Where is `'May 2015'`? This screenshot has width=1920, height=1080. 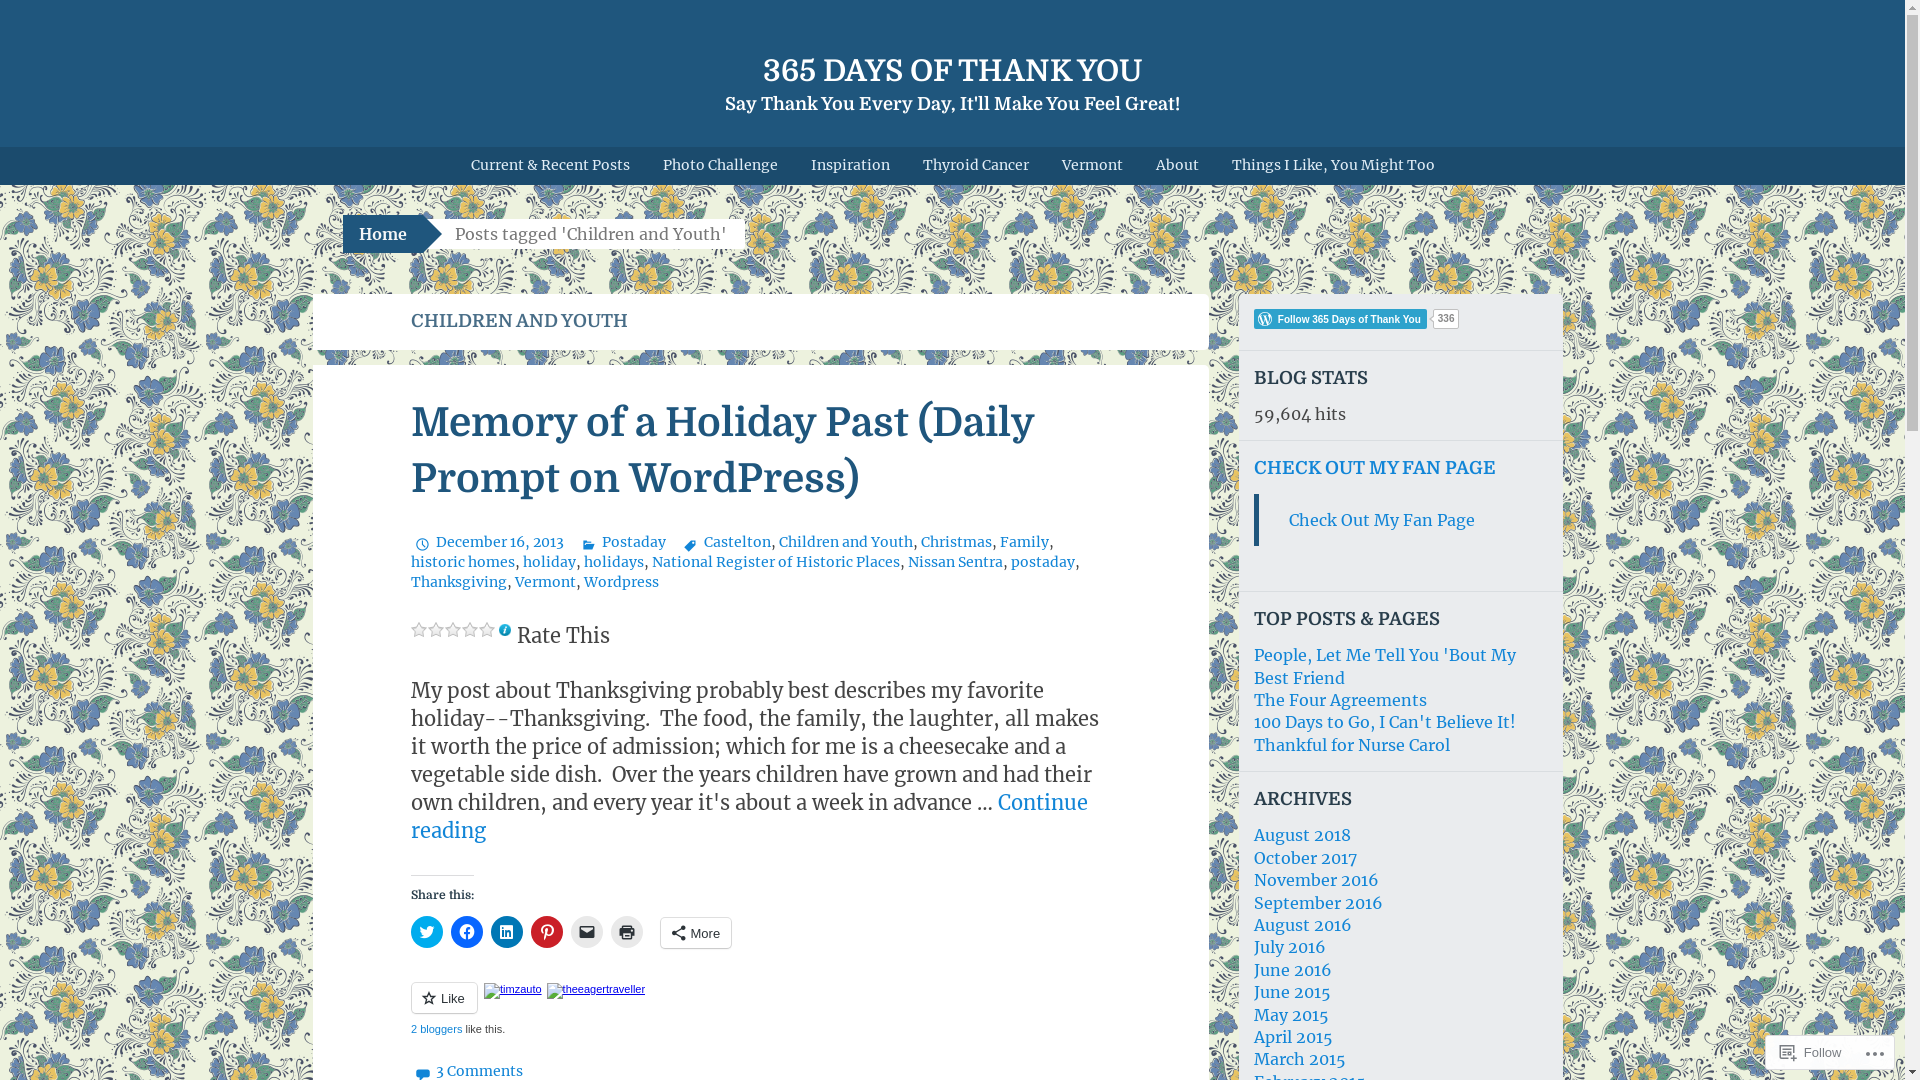
'May 2015' is located at coordinates (1291, 1014).